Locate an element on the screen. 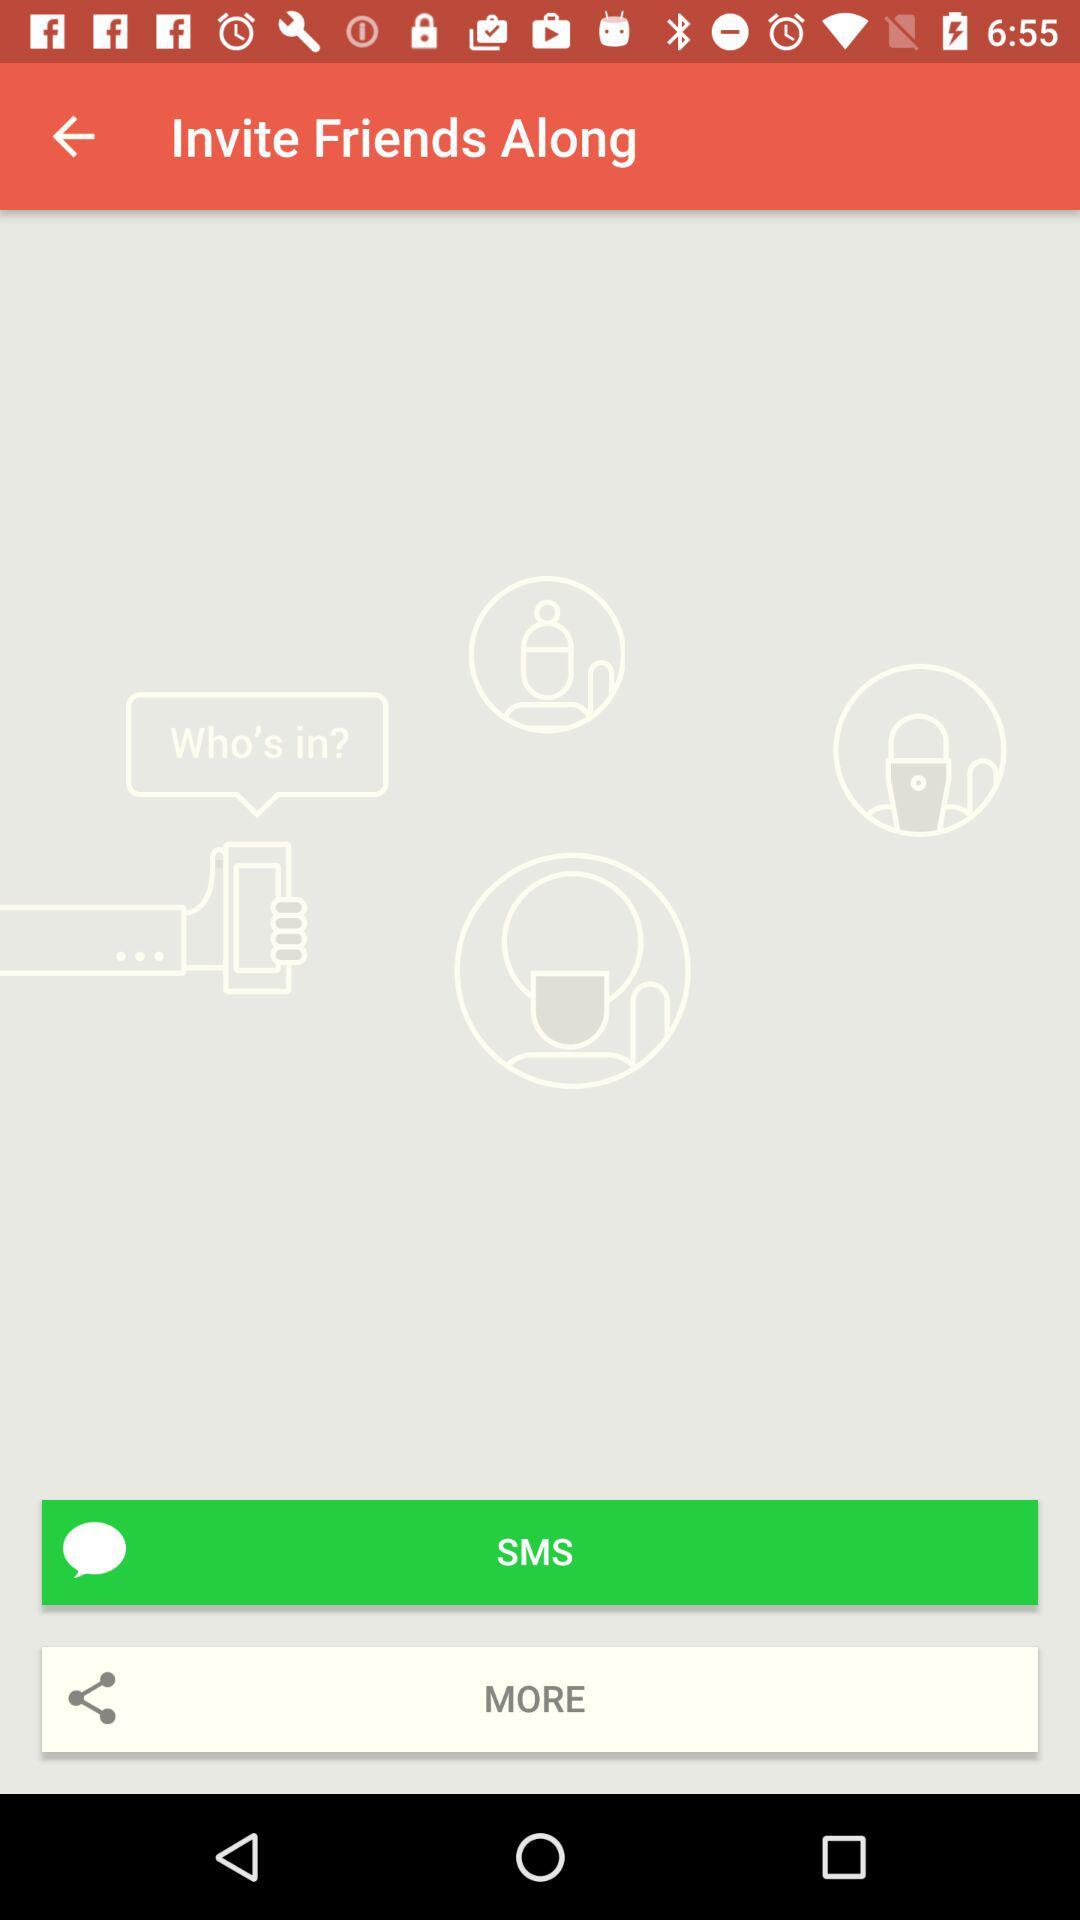 The height and width of the screenshot is (1920, 1080). more icon is located at coordinates (540, 1698).